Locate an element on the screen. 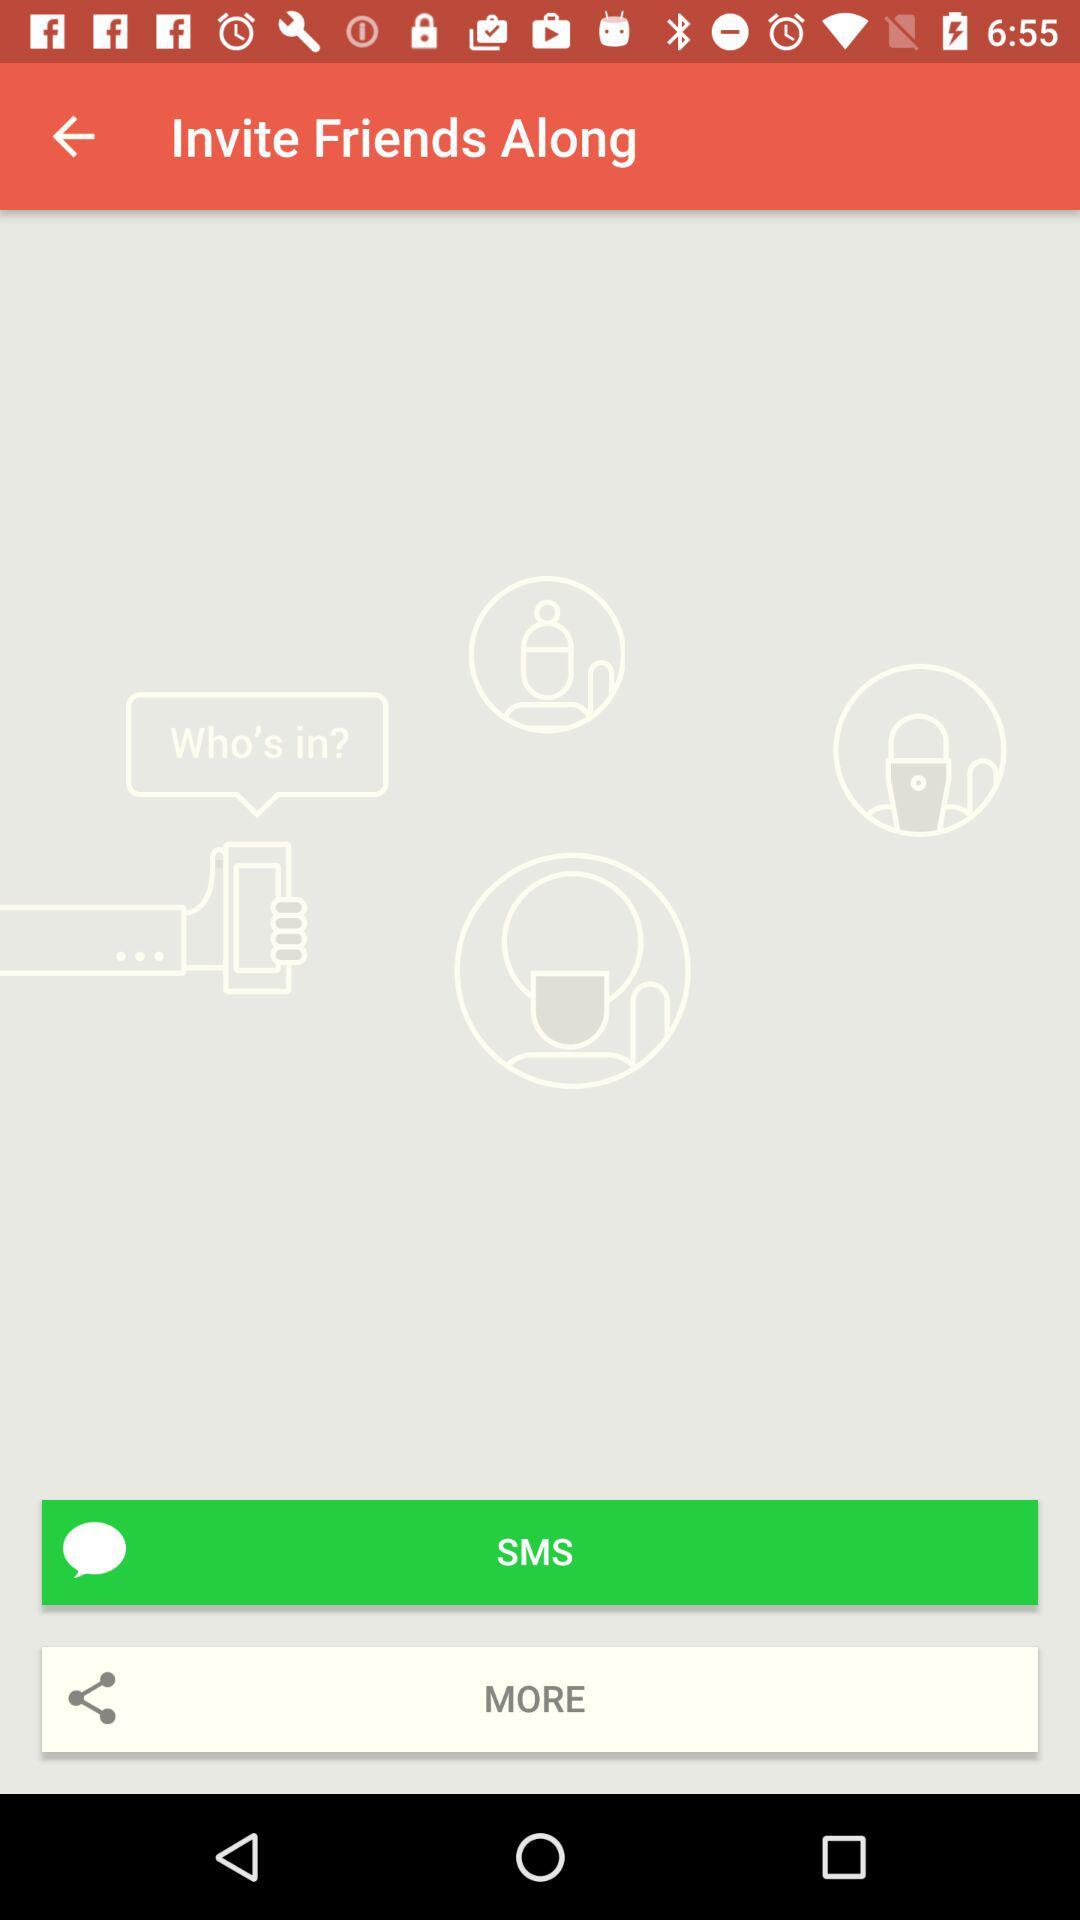 The height and width of the screenshot is (1920, 1080). more icon is located at coordinates (540, 1698).